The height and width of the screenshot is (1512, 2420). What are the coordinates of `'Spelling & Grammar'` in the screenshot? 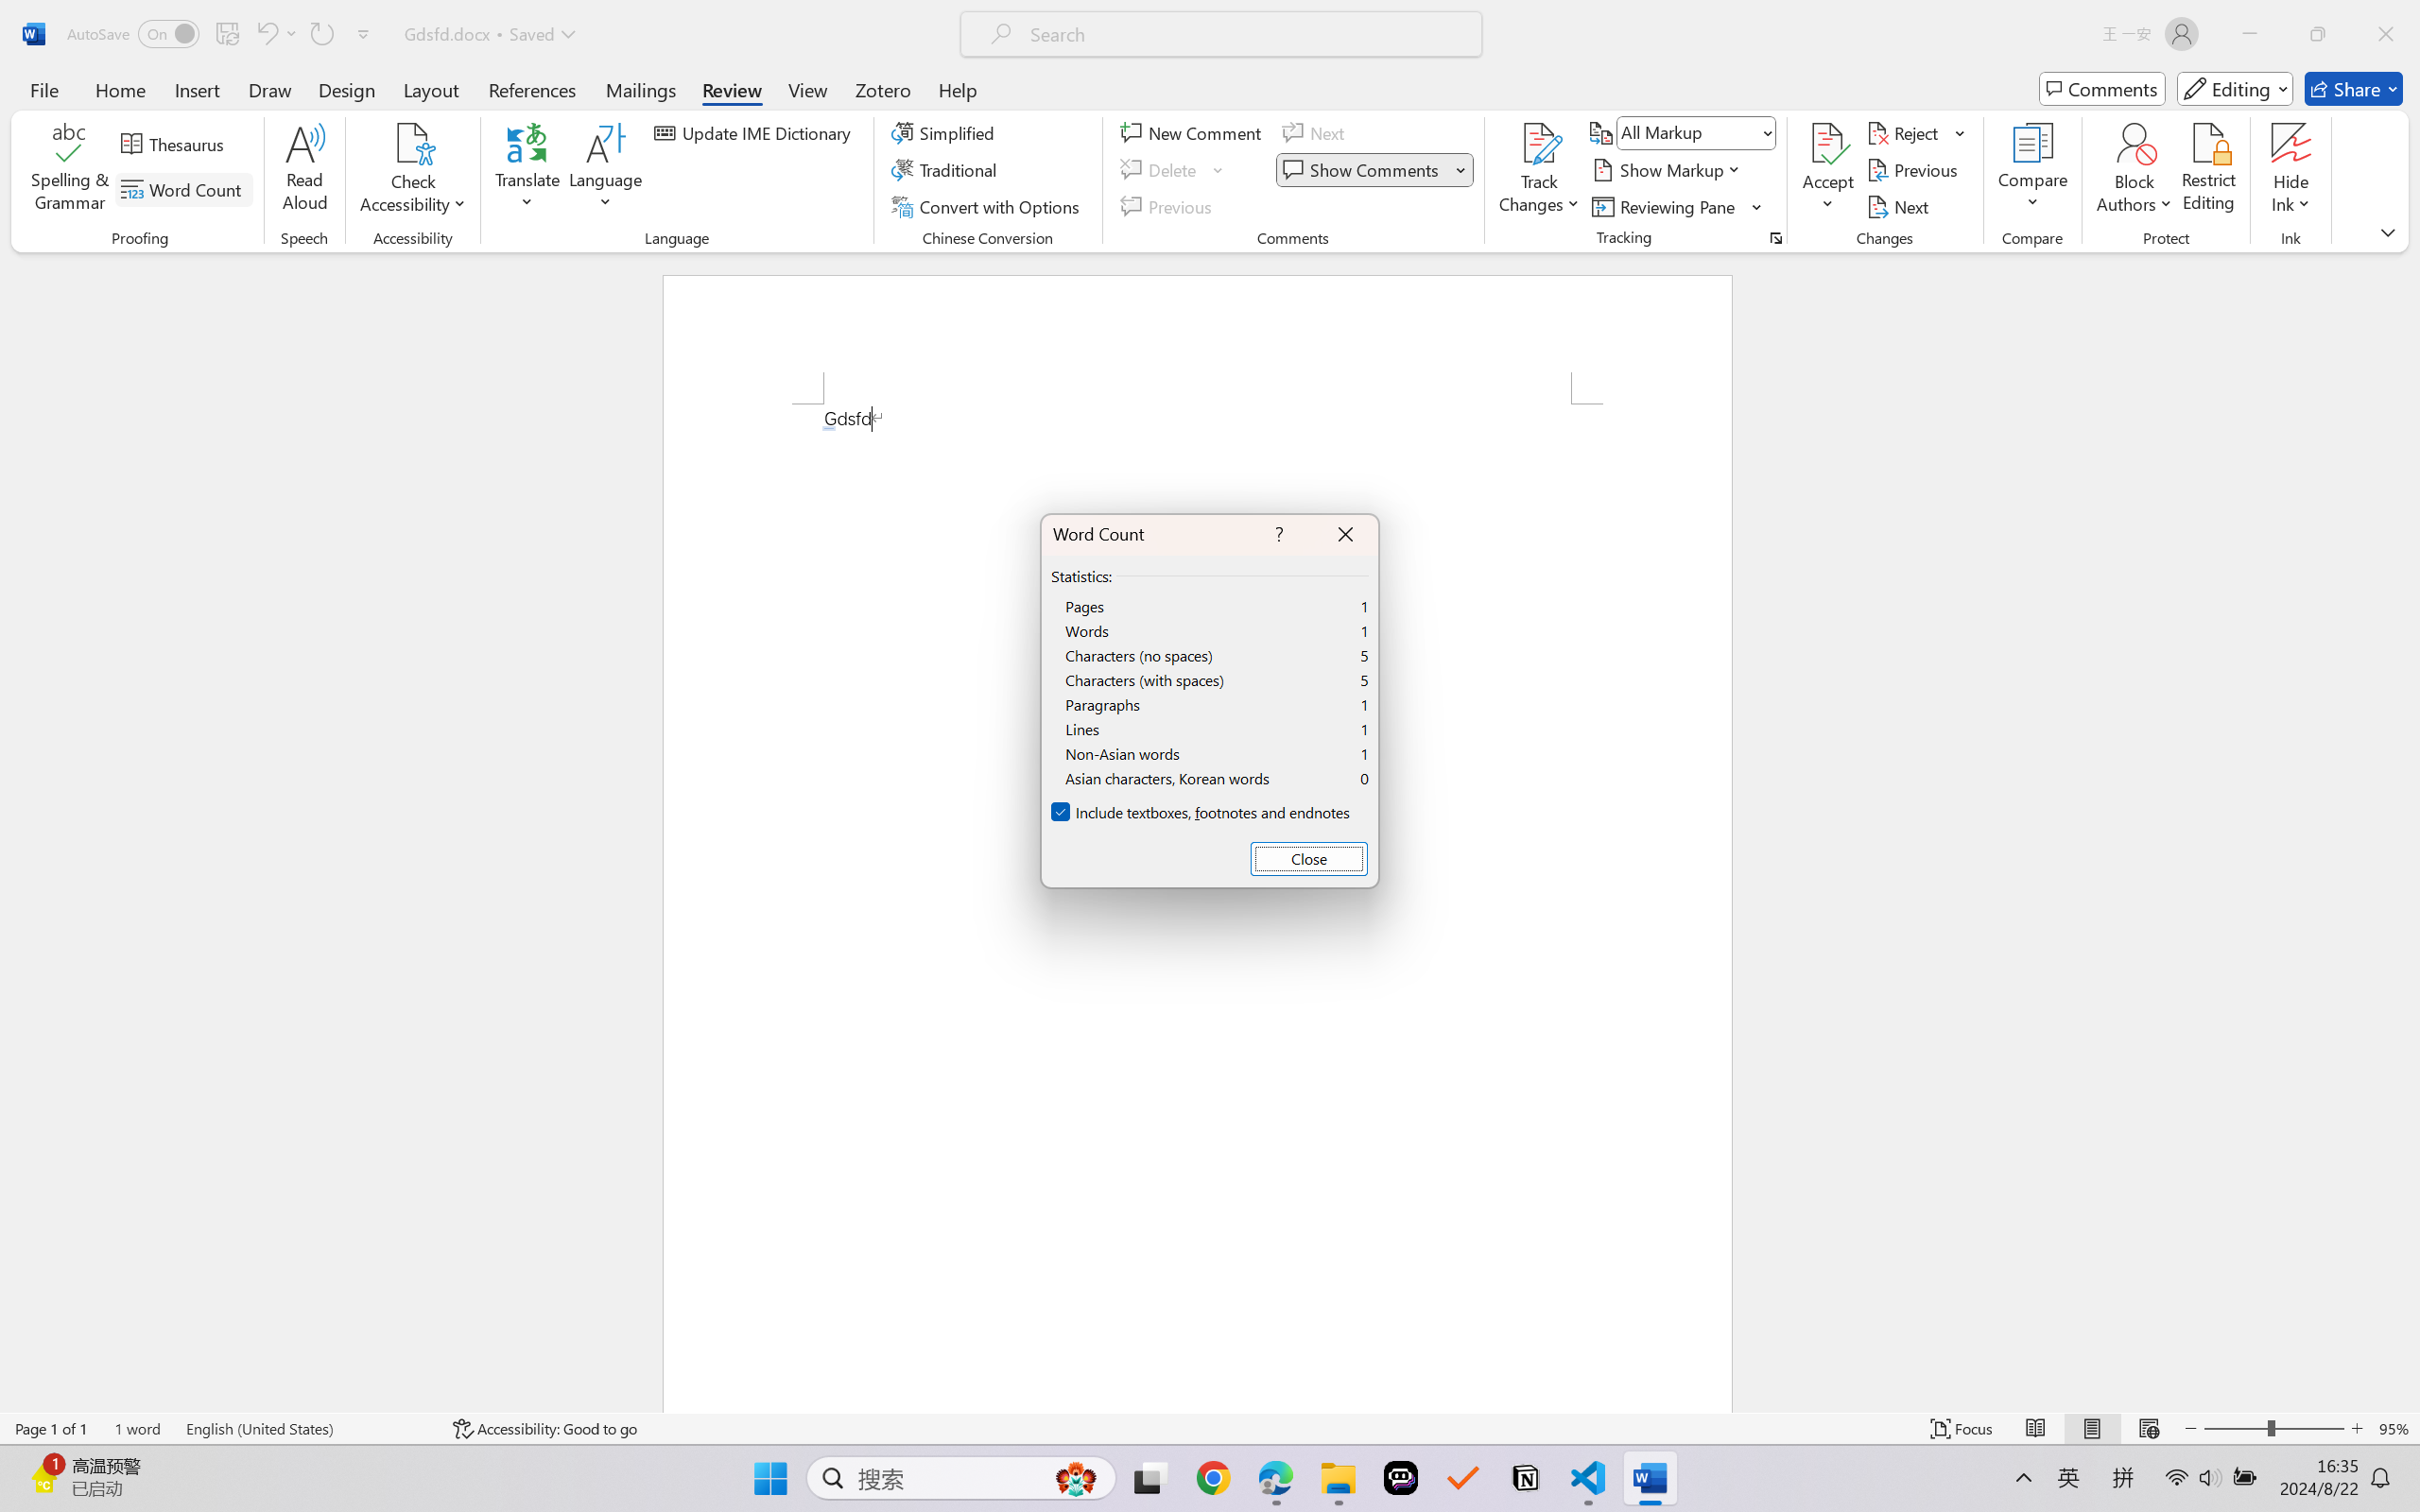 It's located at (69, 170).